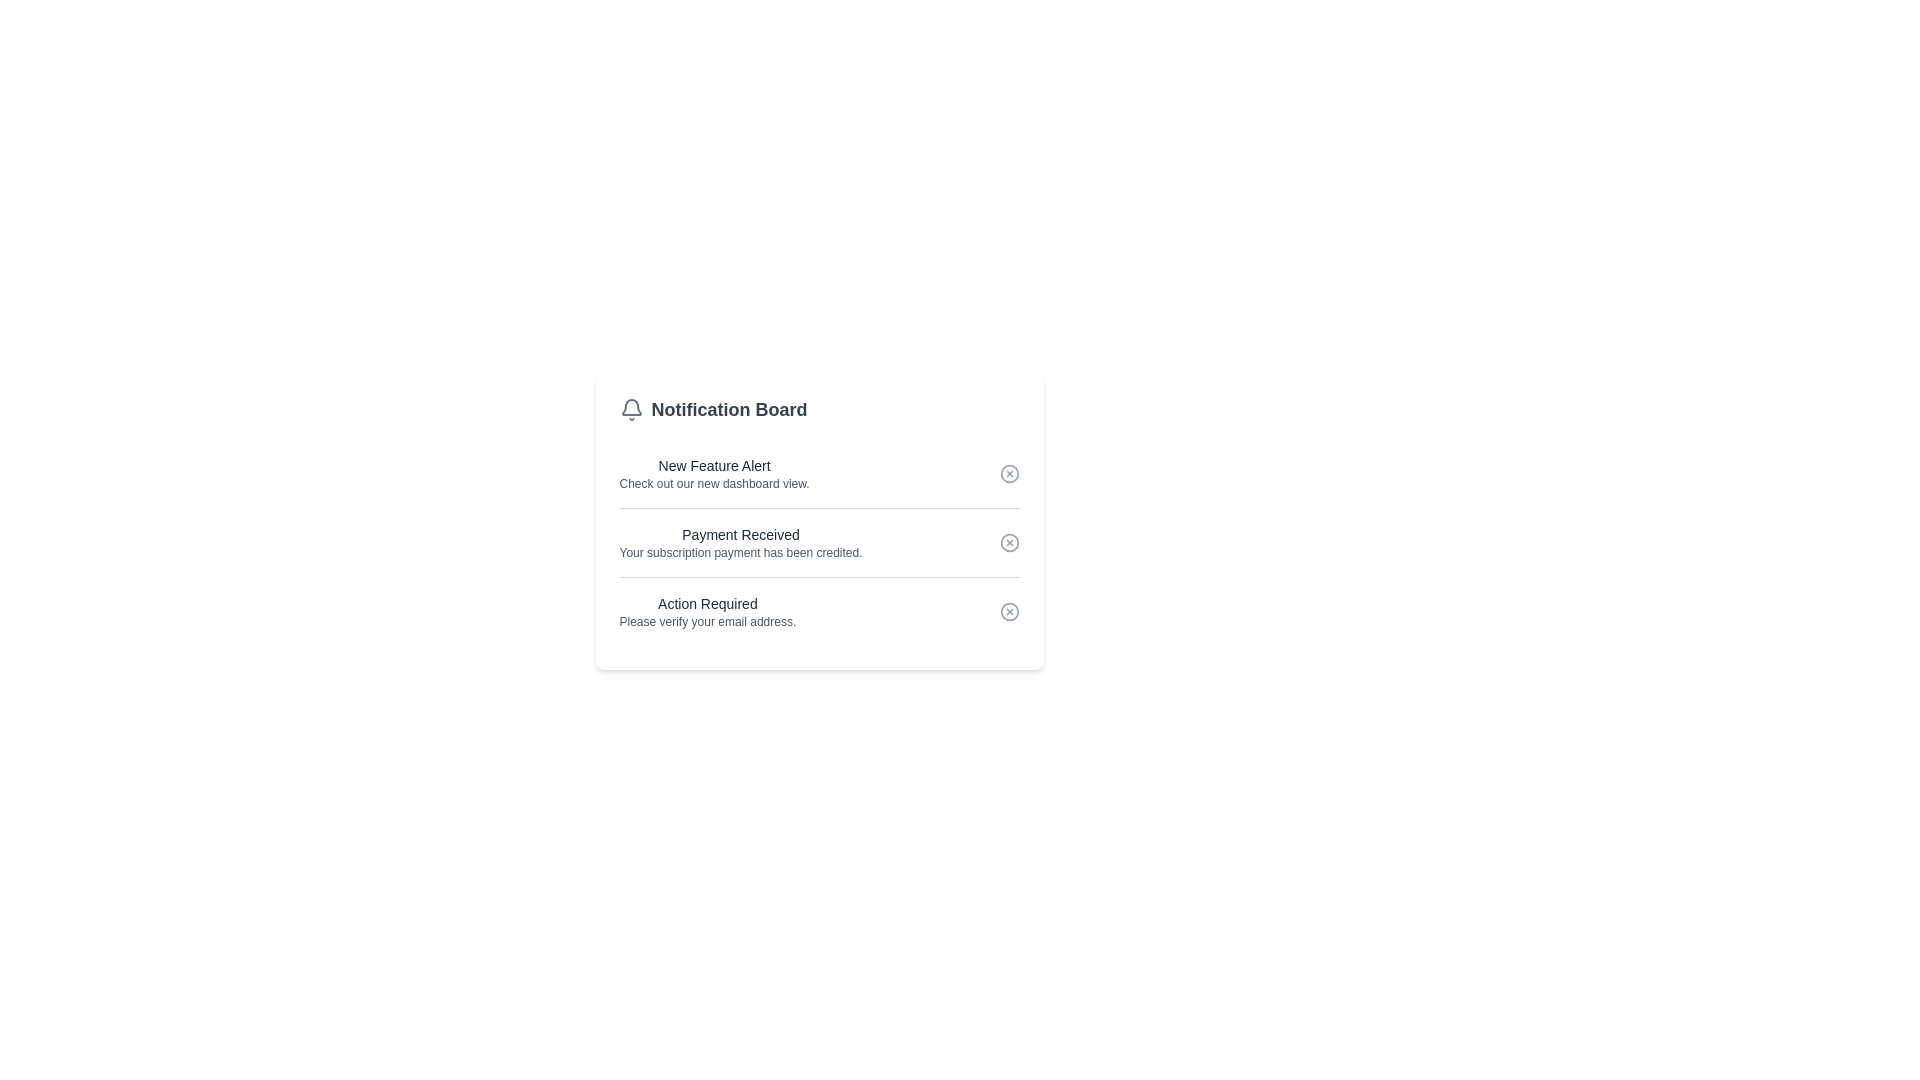 Image resolution: width=1920 pixels, height=1080 pixels. I want to click on the static text label element that reads 'Action Required', which is located in the third notification group of the Notification Board, positioned above 'Please verify your email address', so click(707, 603).